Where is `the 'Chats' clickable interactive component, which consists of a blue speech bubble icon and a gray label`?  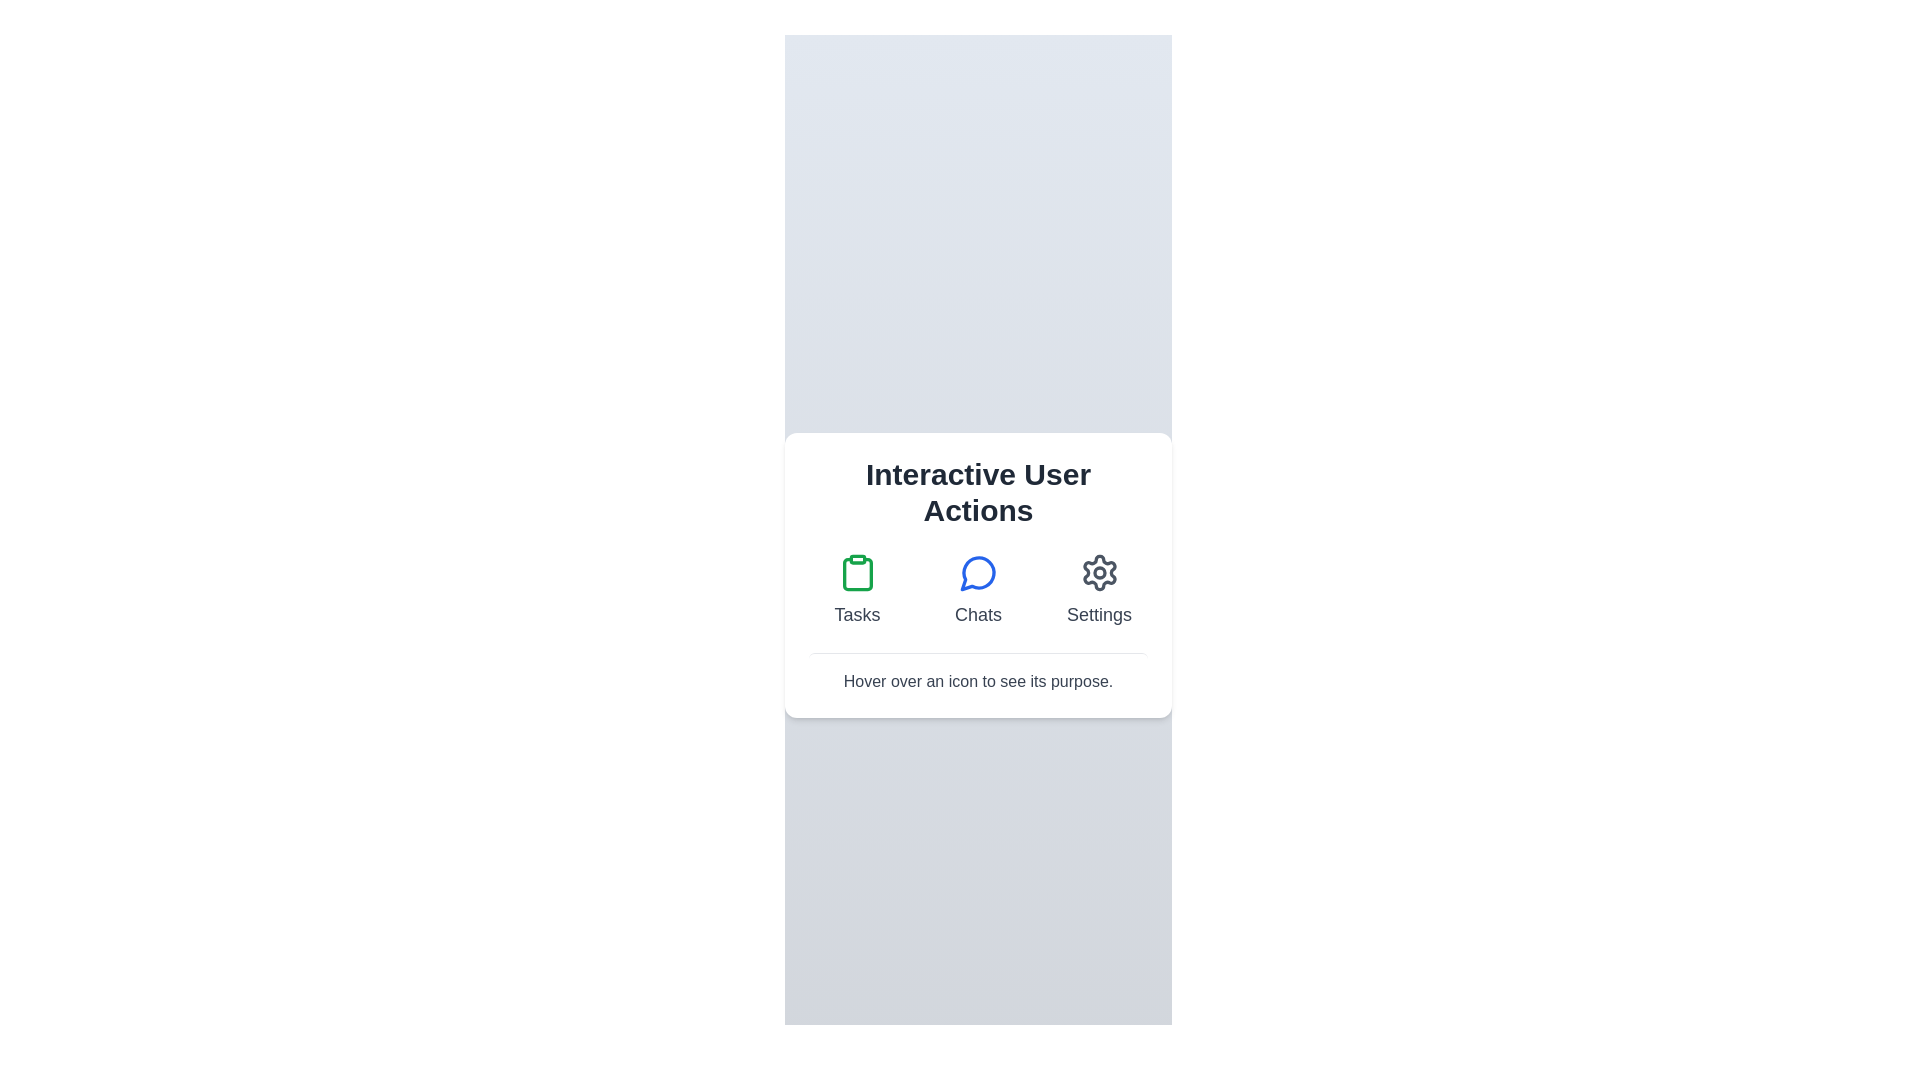 the 'Chats' clickable interactive component, which consists of a blue speech bubble icon and a gray label is located at coordinates (978, 589).